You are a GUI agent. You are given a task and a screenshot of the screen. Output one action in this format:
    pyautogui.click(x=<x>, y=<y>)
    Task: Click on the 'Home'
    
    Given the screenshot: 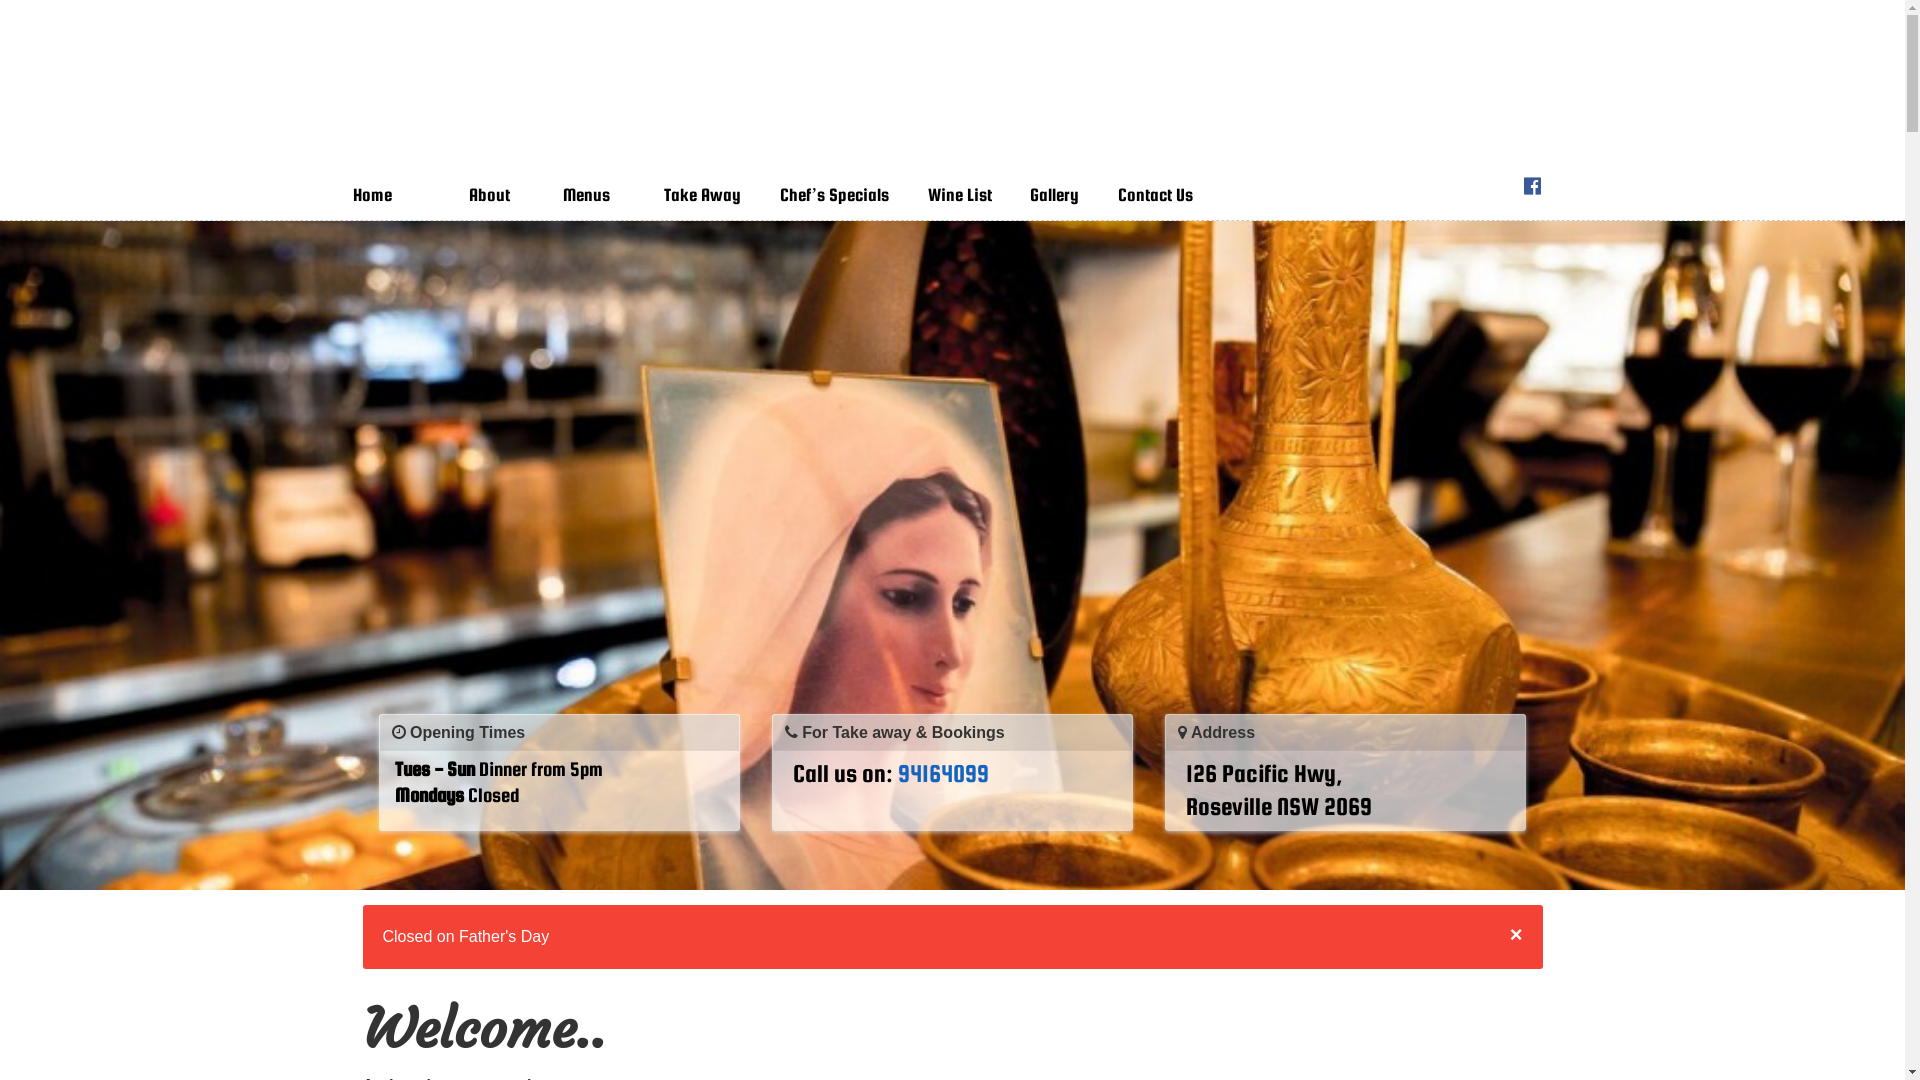 What is the action you would take?
    pyautogui.click(x=380, y=195)
    